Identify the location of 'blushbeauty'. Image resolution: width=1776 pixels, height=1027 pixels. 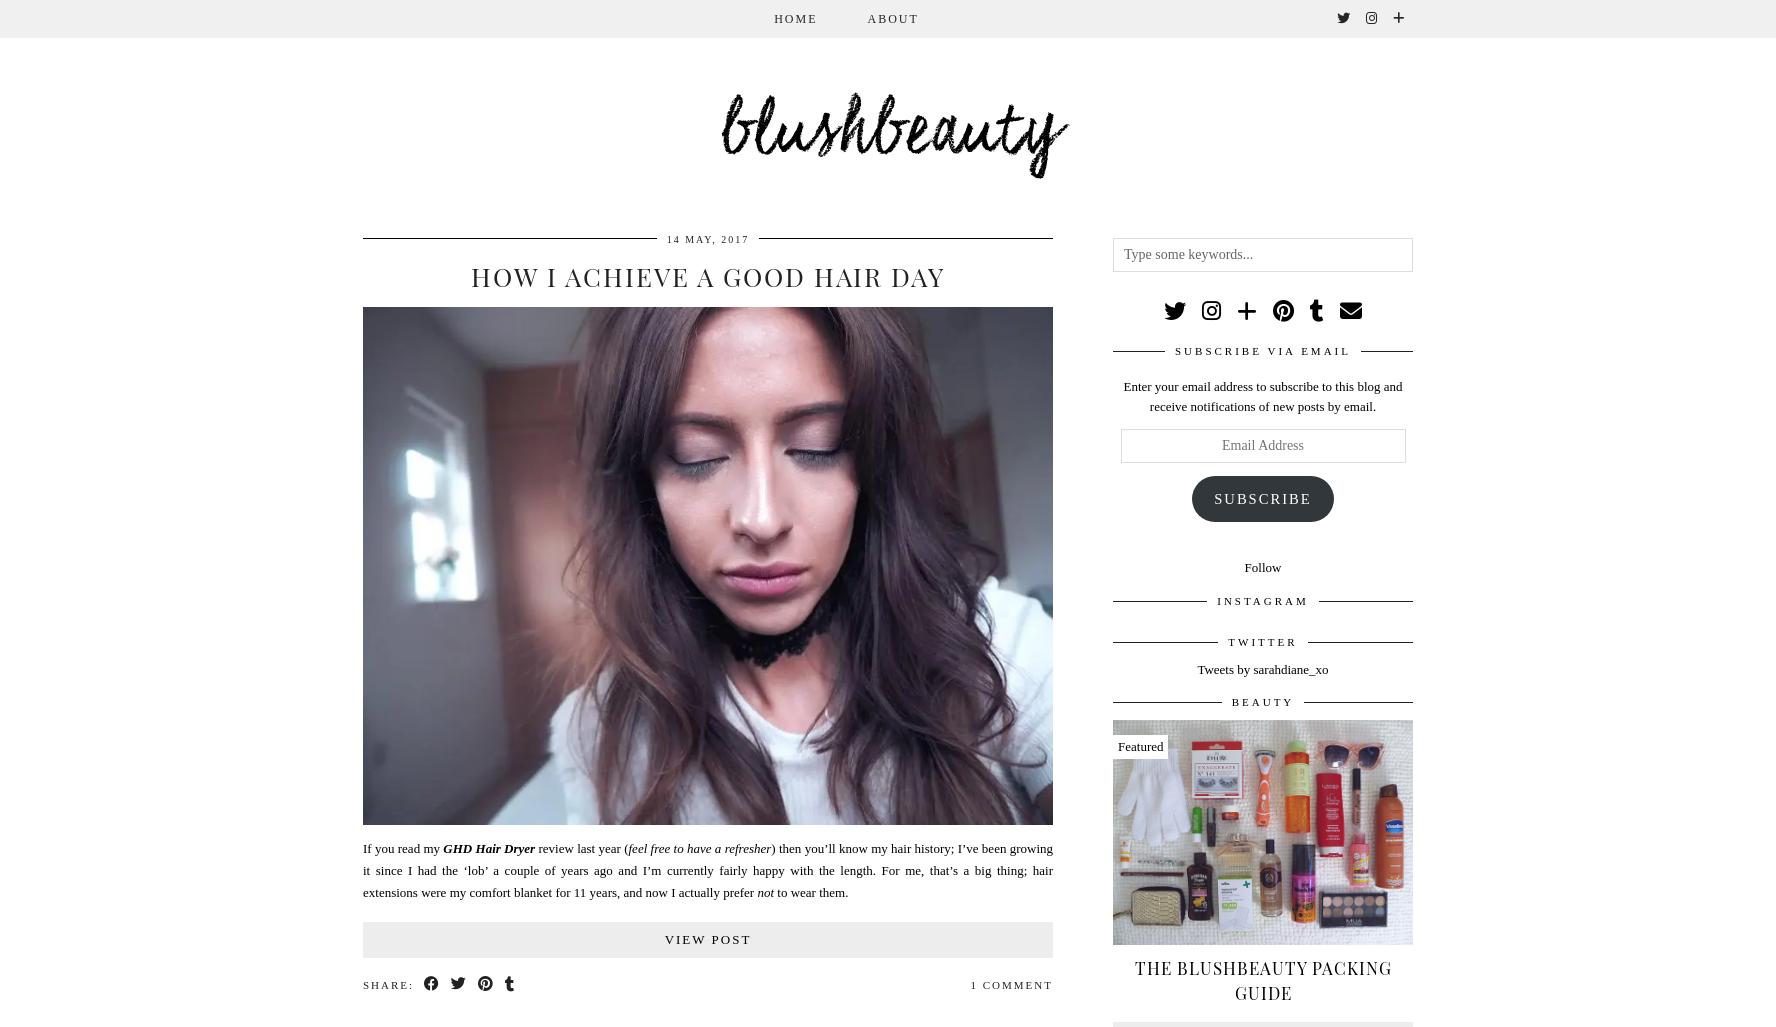
(718, 134).